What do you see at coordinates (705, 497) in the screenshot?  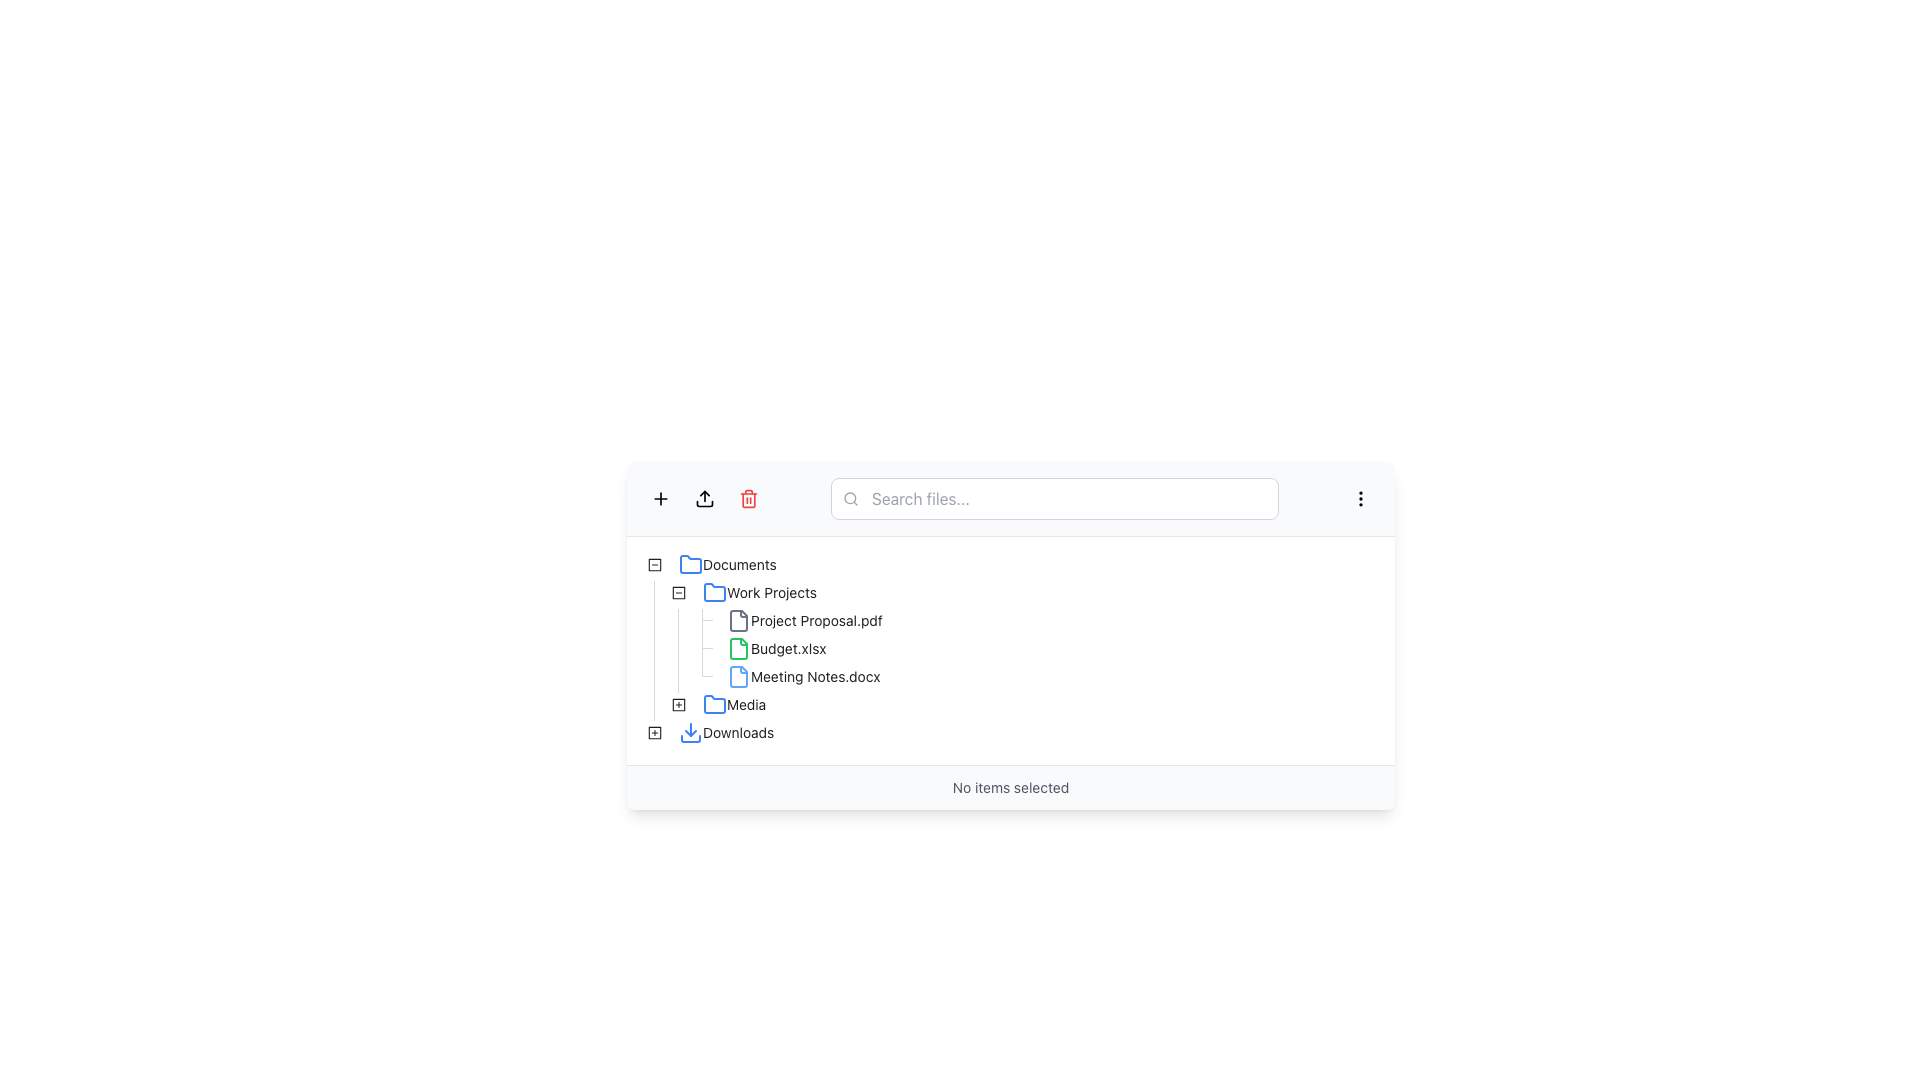 I see `the upload button located between the plus icon on the left and the trash icon on the right` at bounding box center [705, 497].